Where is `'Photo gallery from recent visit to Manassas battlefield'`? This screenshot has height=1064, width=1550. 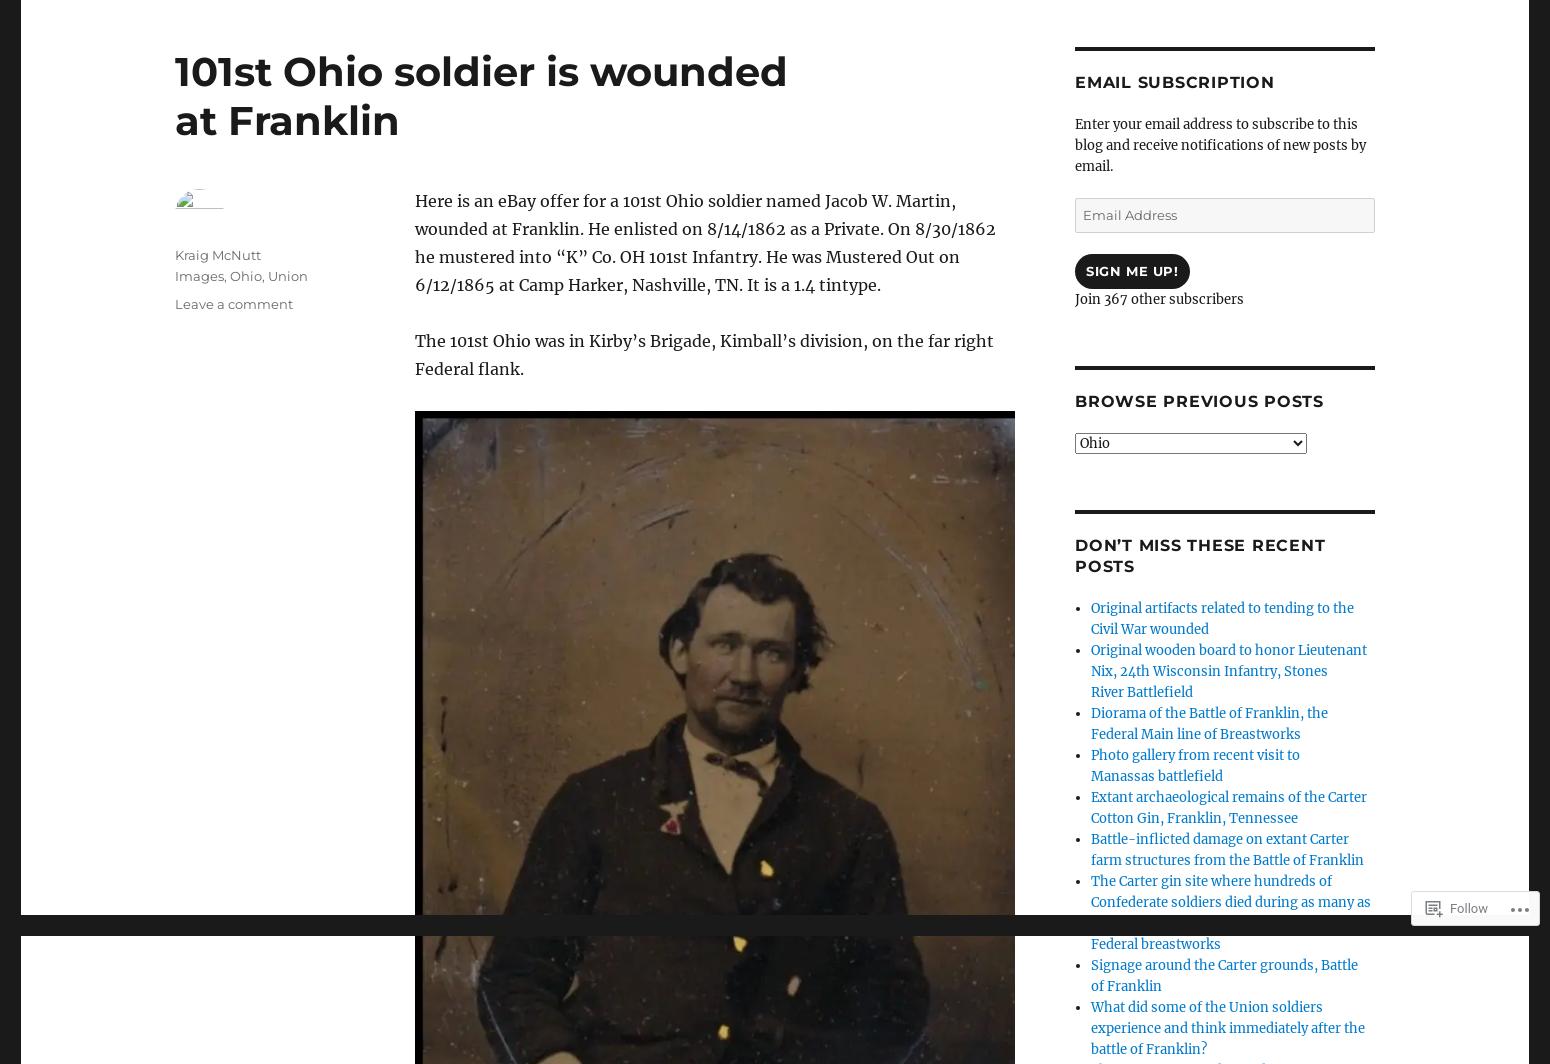 'Photo gallery from recent visit to Manassas battlefield' is located at coordinates (1195, 765).